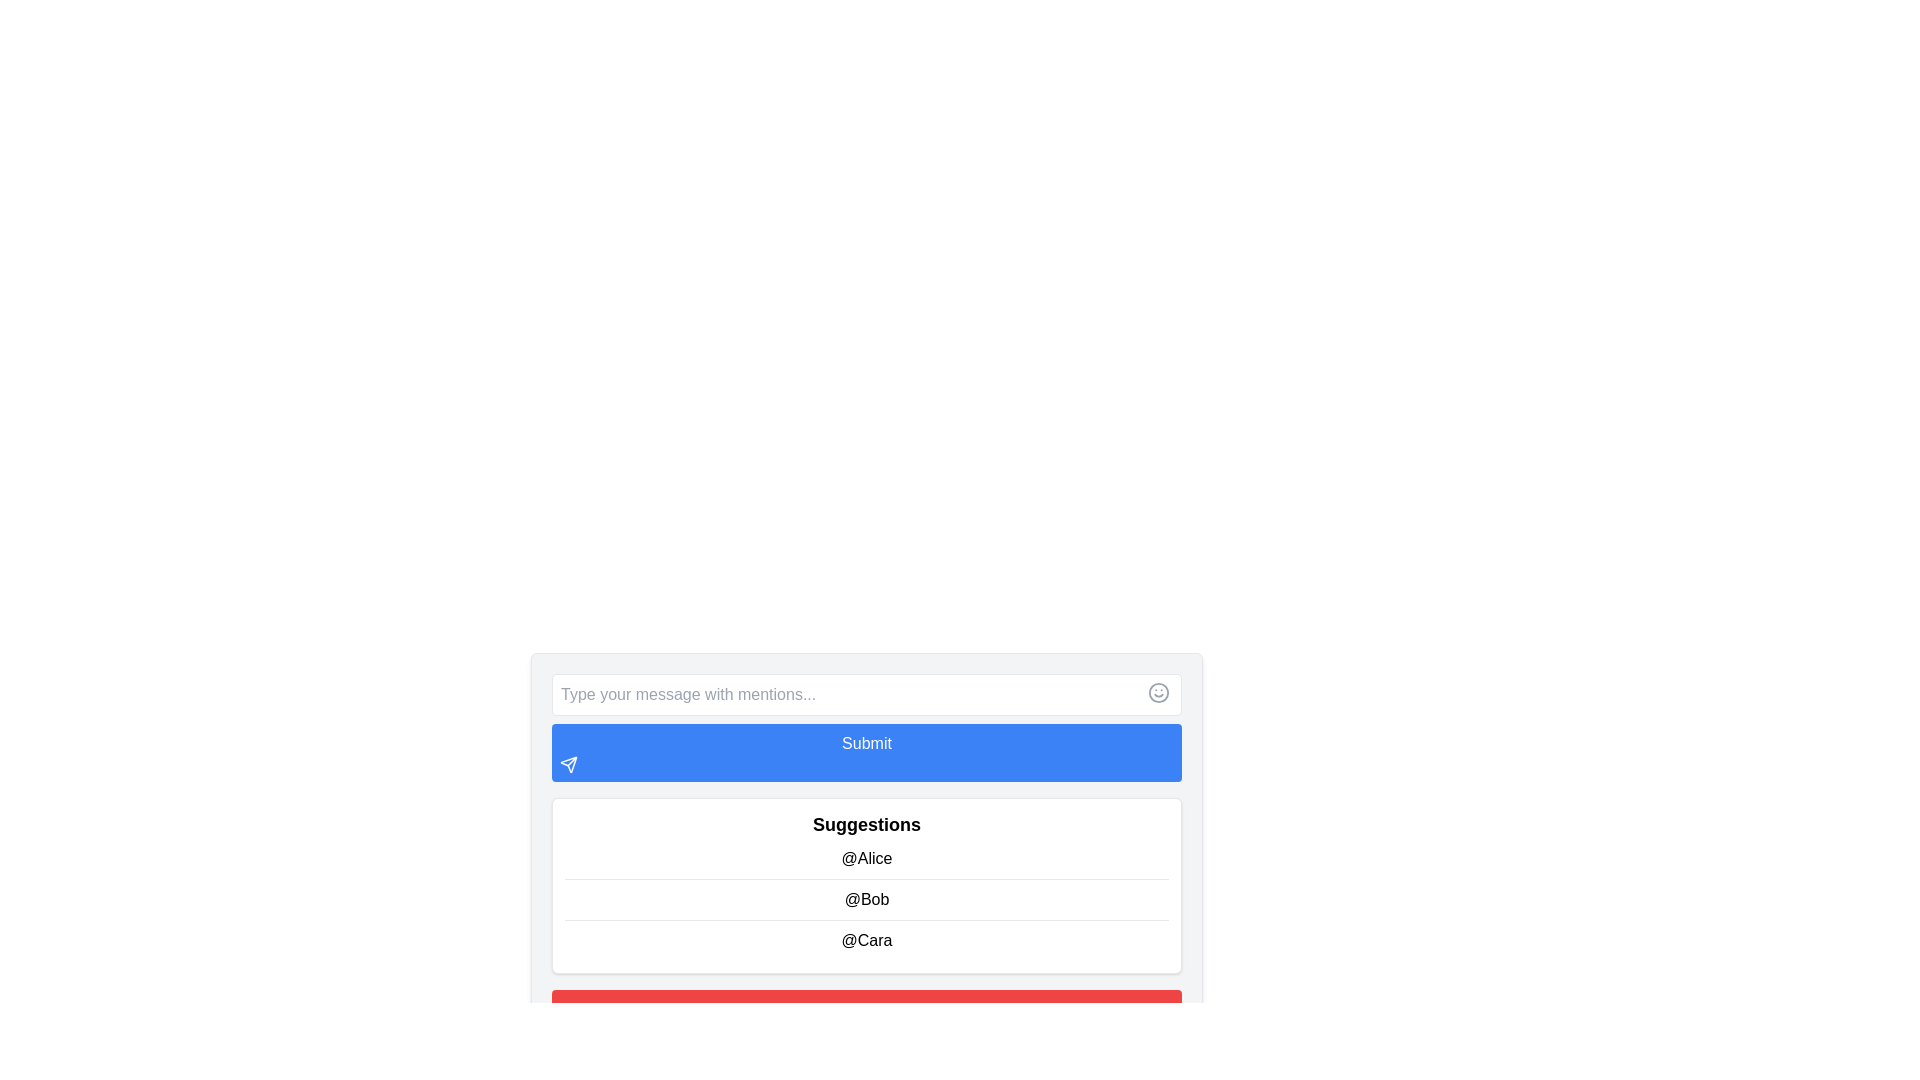 The height and width of the screenshot is (1080, 1920). Describe the element at coordinates (867, 940) in the screenshot. I see `the third entry in the 'Suggestions' list, which represents a selectable option` at that location.